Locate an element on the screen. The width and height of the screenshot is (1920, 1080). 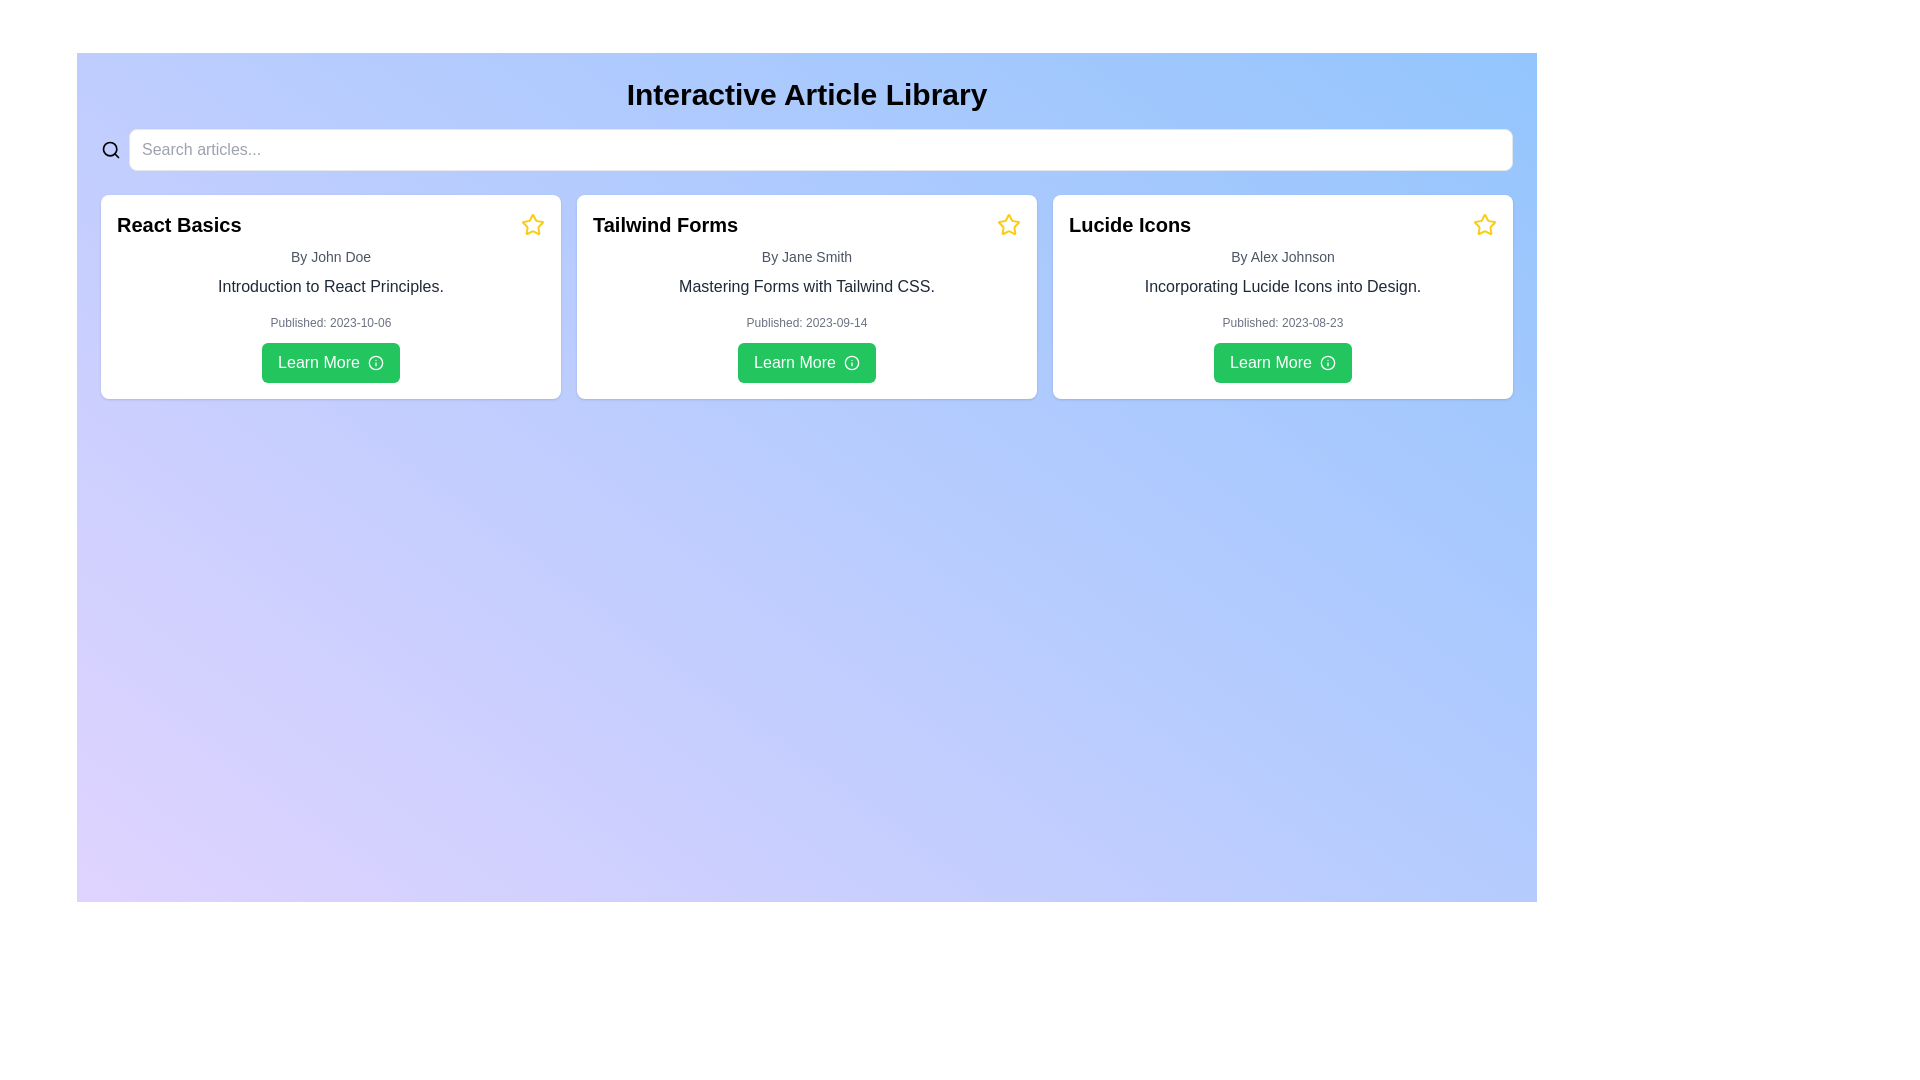
text label displaying the author's name located beneath the 'Tailwind Forms' title in the second article card is located at coordinates (806, 256).